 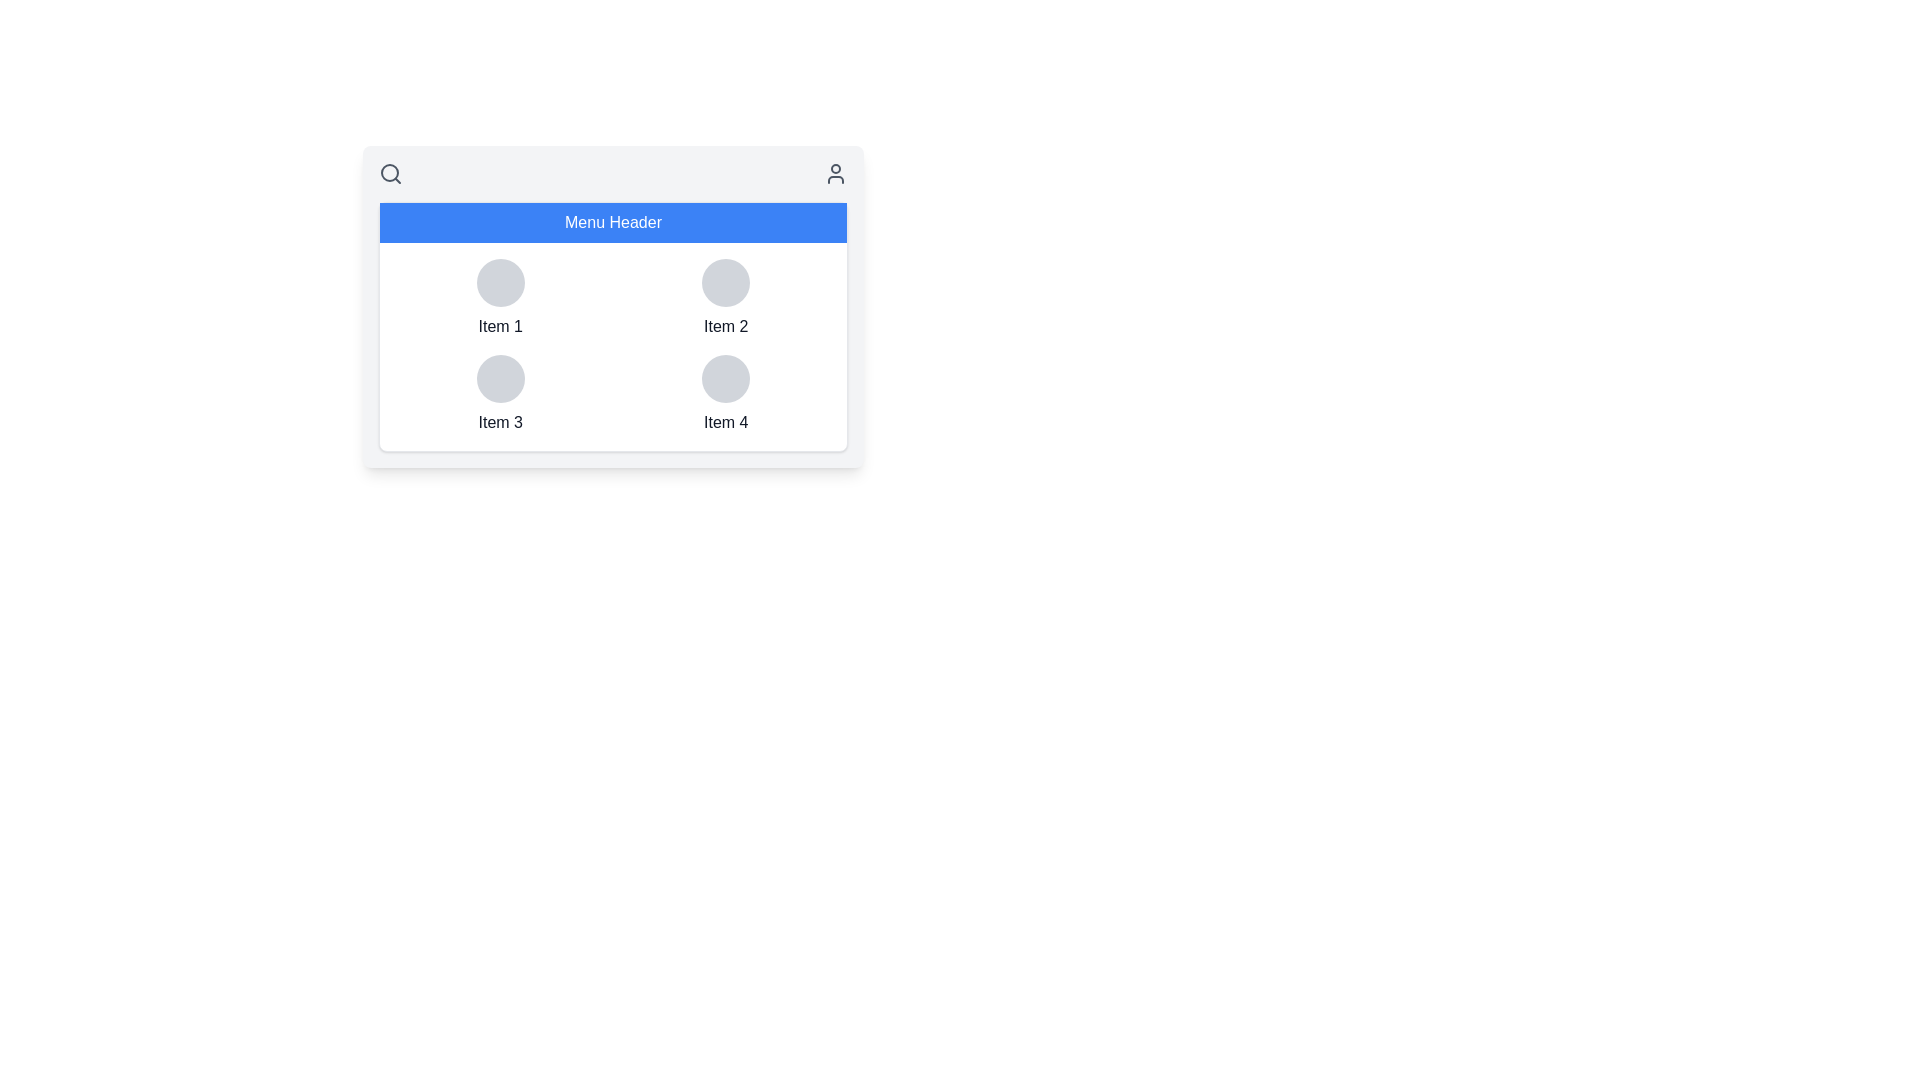 What do you see at coordinates (725, 422) in the screenshot?
I see `the text label displaying 'Item 4', which is located beneath the circular icon representing 'Item 4'` at bounding box center [725, 422].